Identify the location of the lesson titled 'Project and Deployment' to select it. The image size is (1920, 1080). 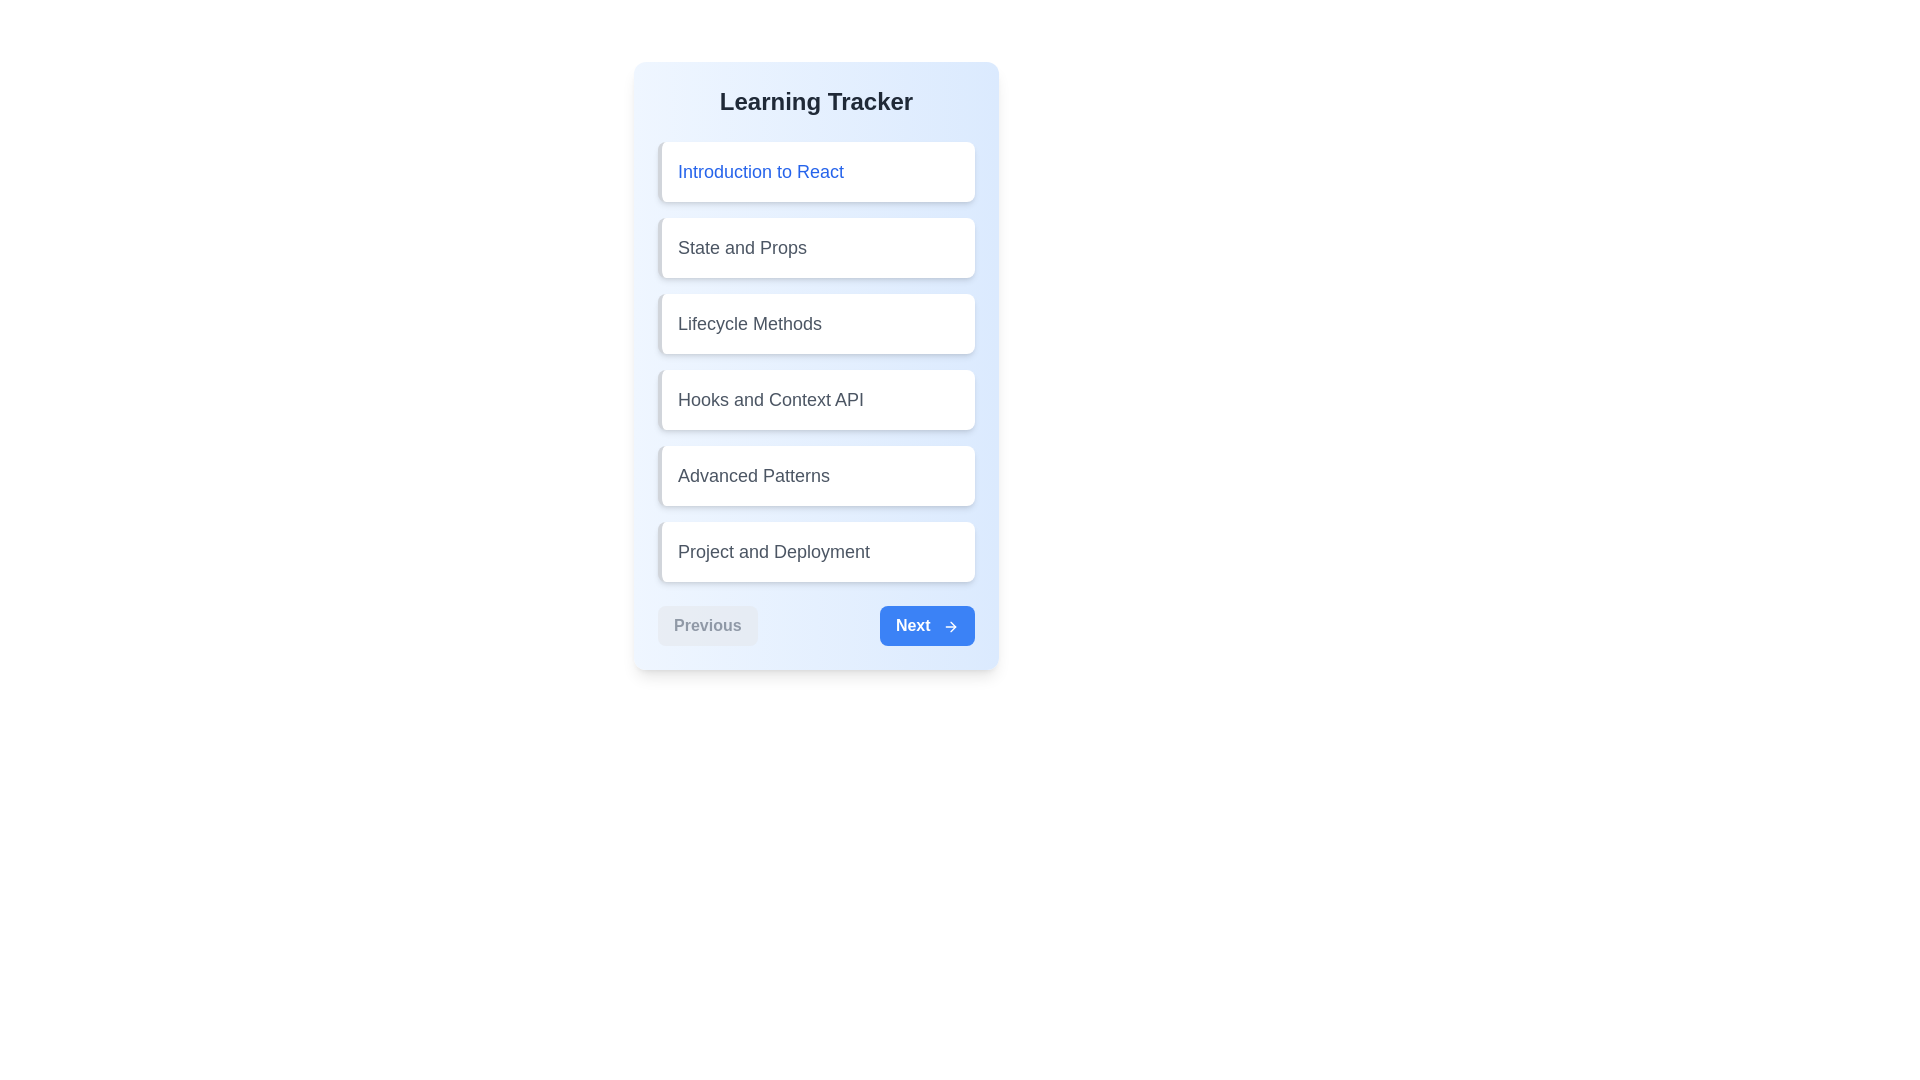
(816, 551).